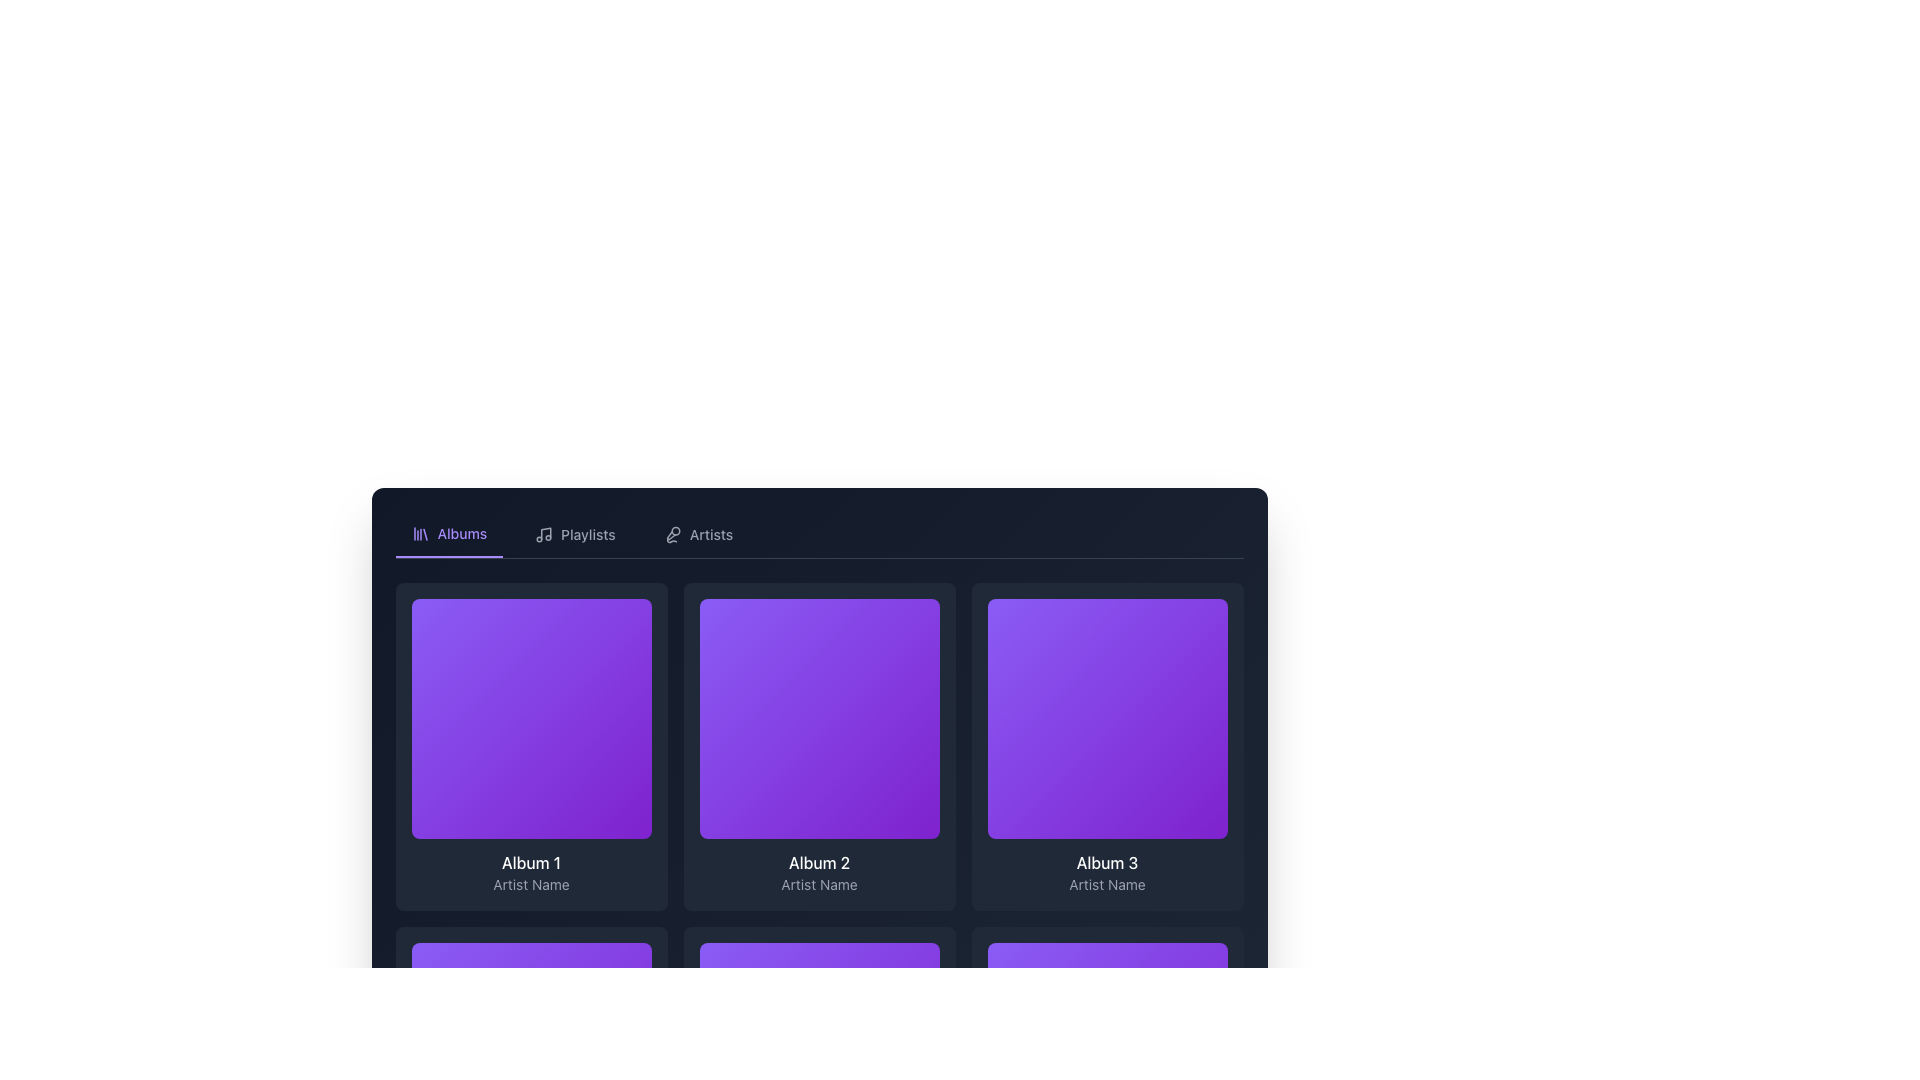 The height and width of the screenshot is (1080, 1920). I want to click on the text label element that reads 'Artist Name', so click(531, 883).